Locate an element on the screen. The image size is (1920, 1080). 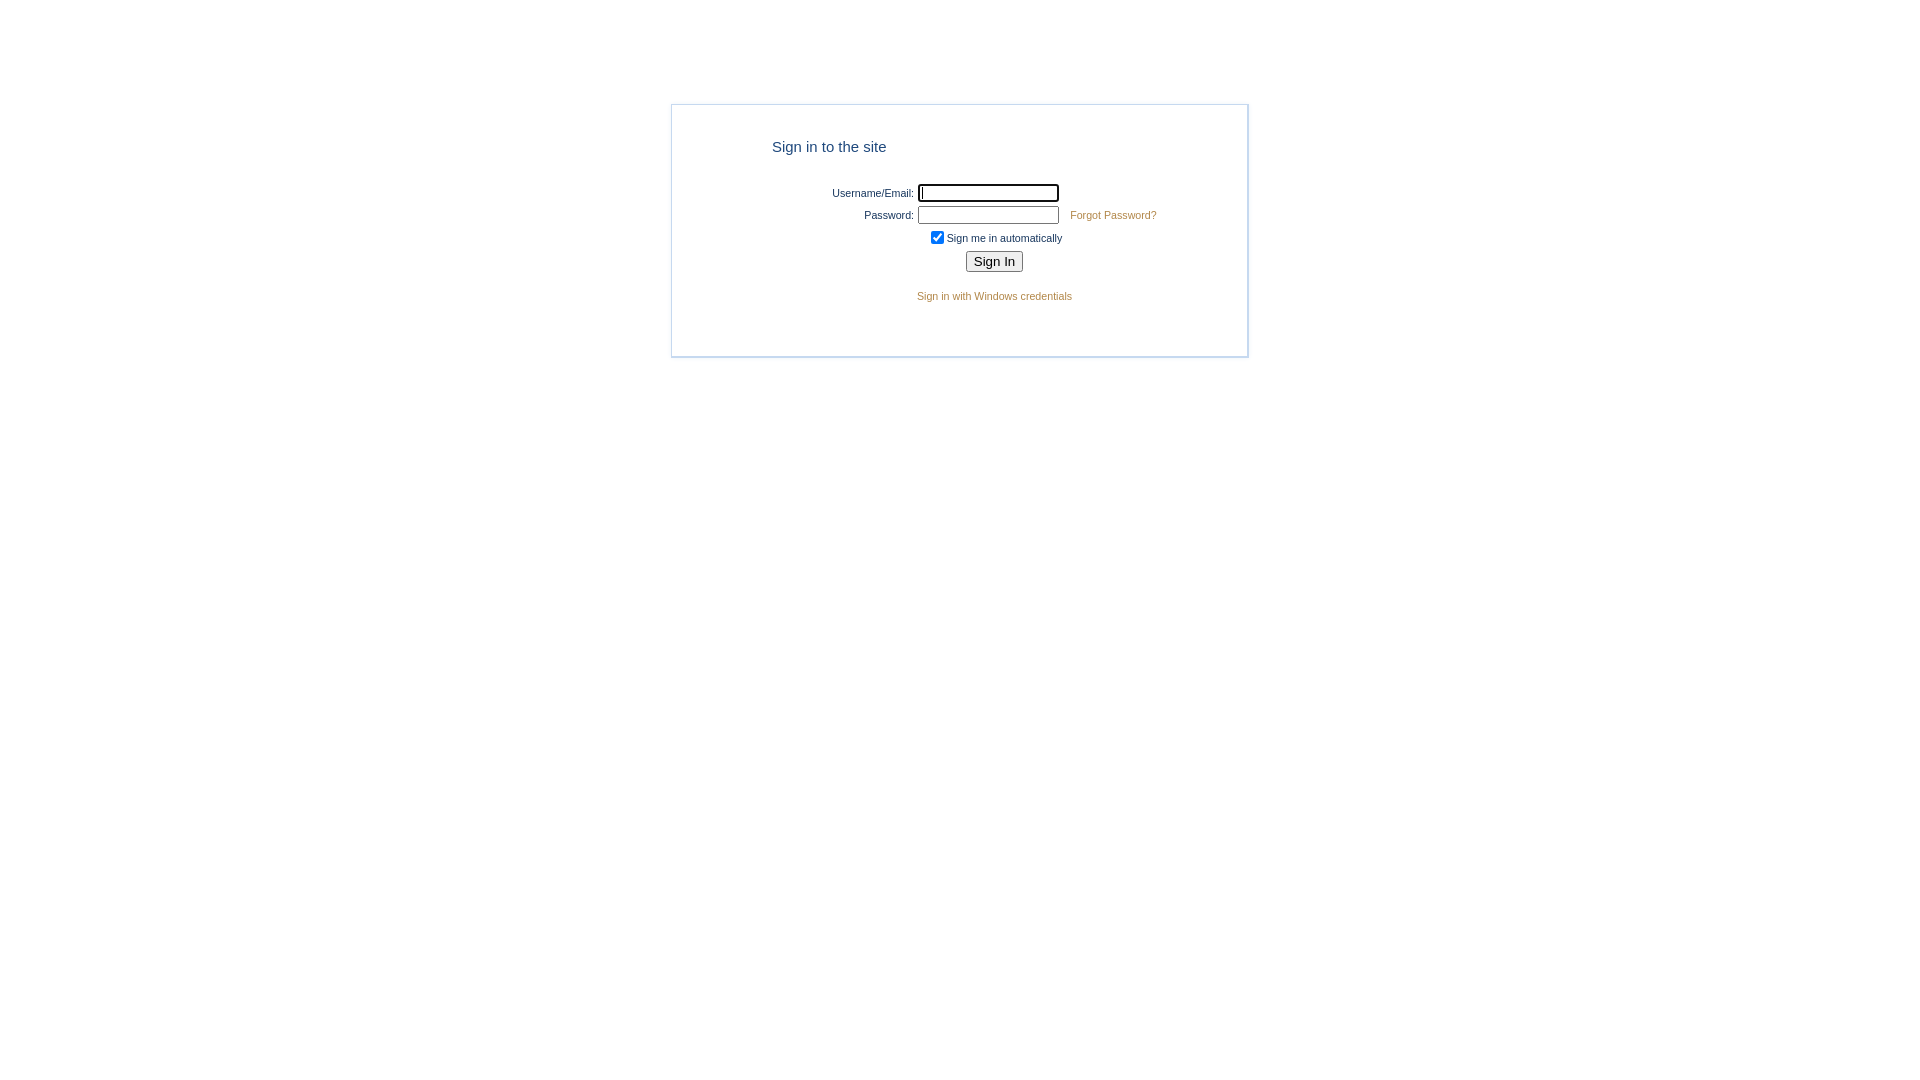
'Sign in with Windows credentials' is located at coordinates (994, 296).